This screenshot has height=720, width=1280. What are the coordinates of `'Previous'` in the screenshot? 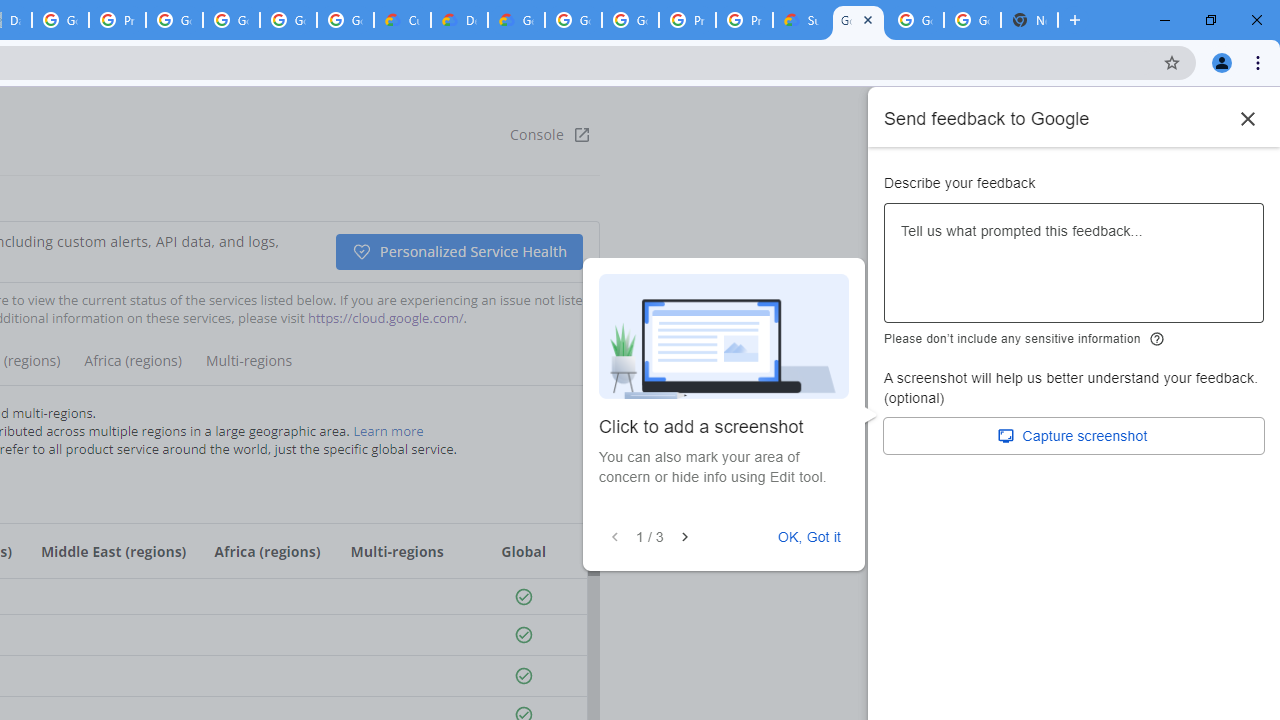 It's located at (614, 536).